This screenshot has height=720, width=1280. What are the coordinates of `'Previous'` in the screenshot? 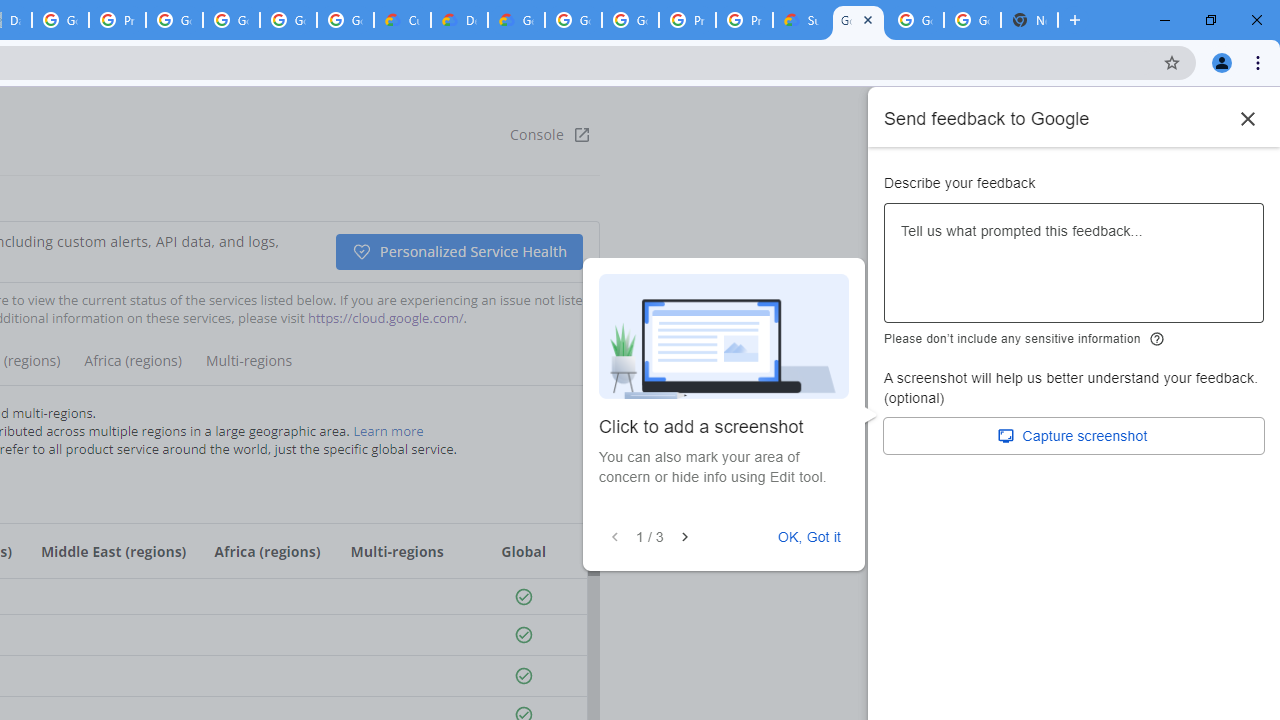 It's located at (614, 536).